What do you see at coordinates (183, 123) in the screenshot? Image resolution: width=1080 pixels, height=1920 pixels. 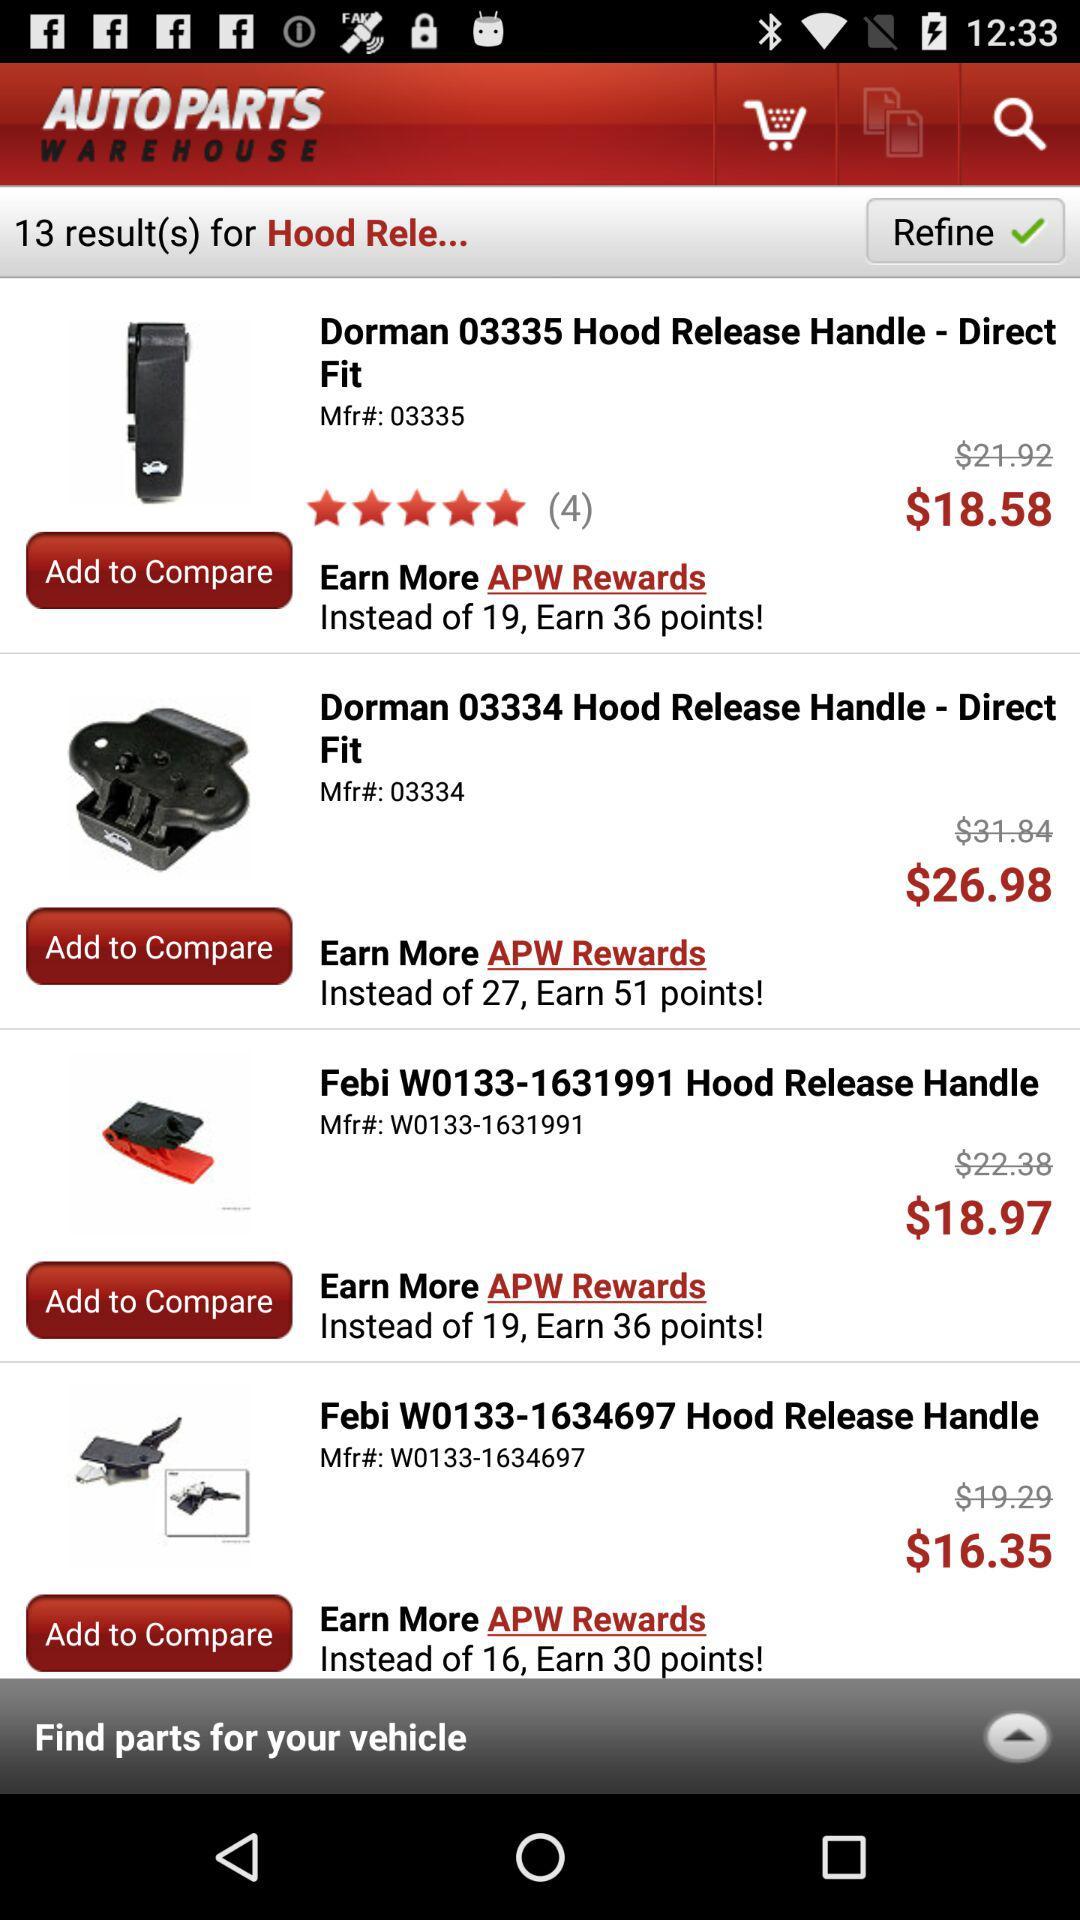 I see `return to main menu` at bounding box center [183, 123].